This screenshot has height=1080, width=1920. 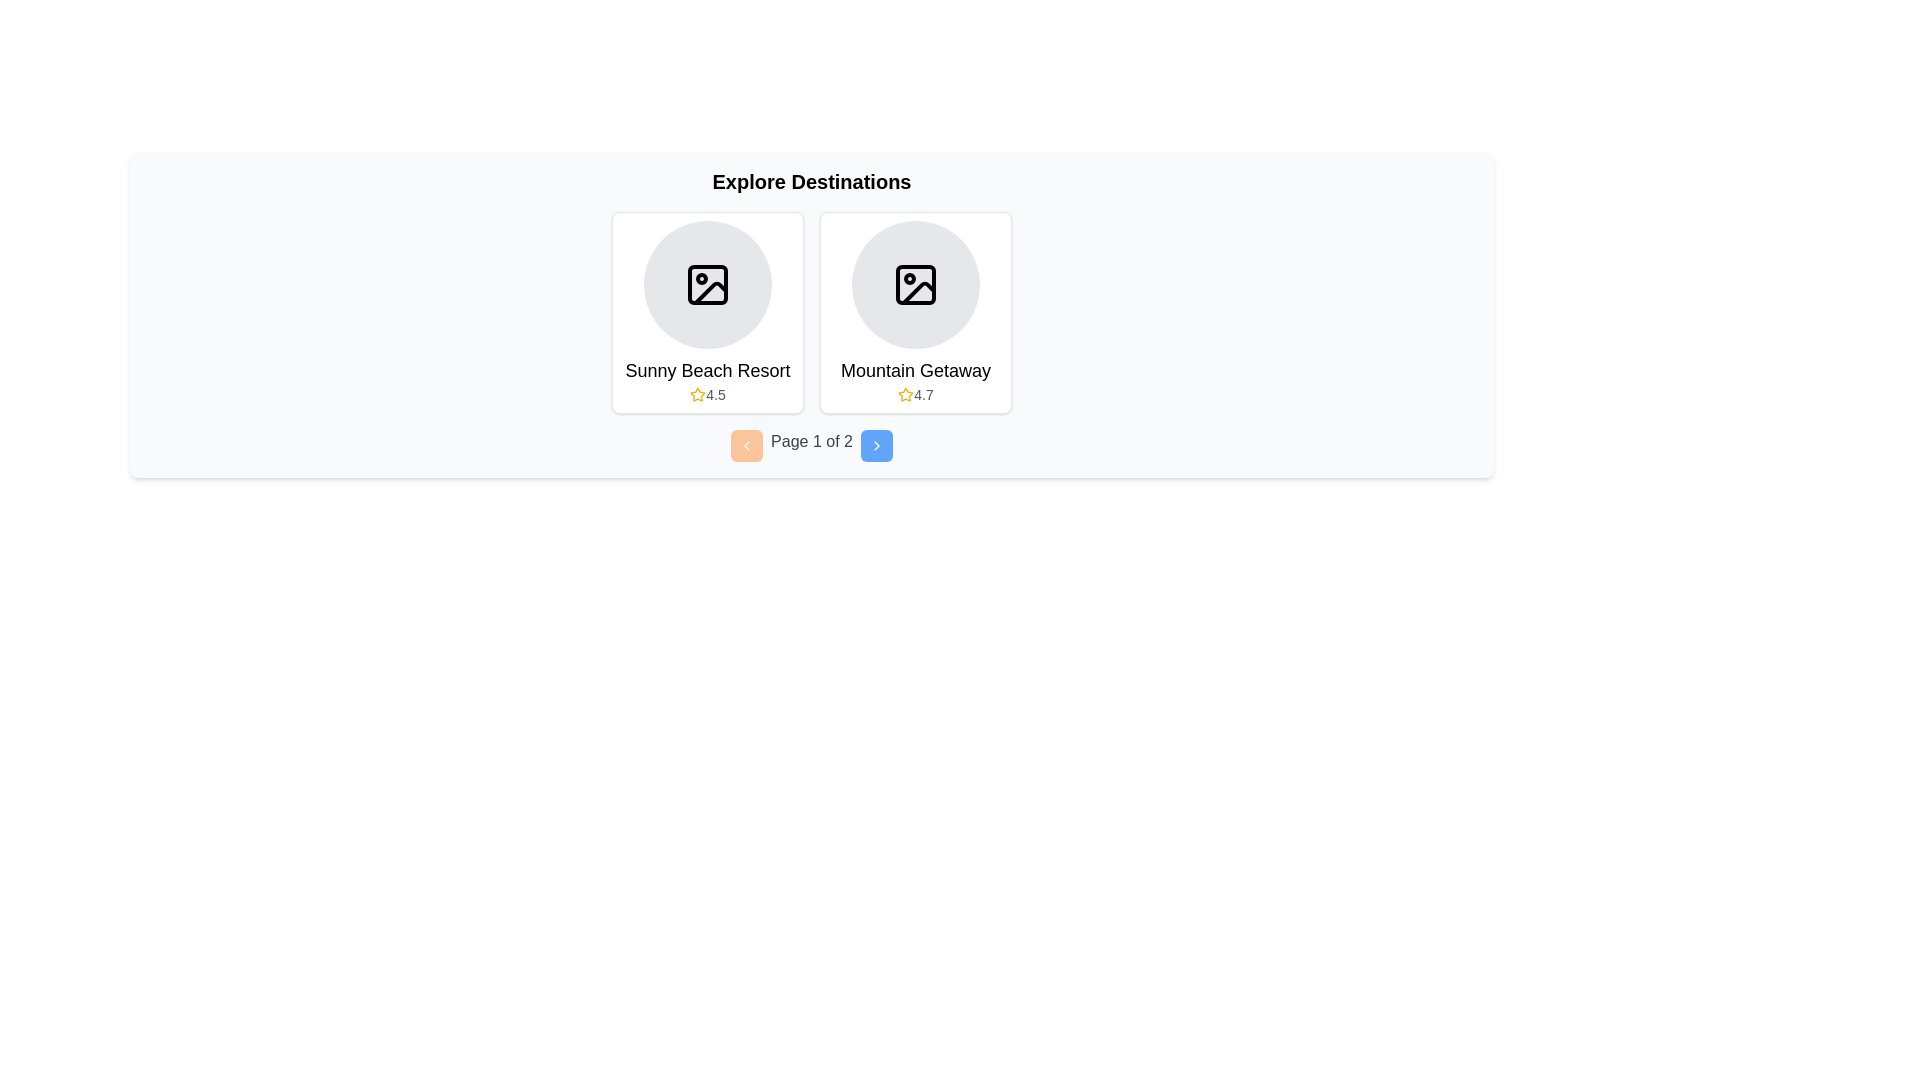 What do you see at coordinates (915, 394) in the screenshot?
I see `the Rating label displayed at the lower part of the 'Mountain Getaway' card, which shows the rating score` at bounding box center [915, 394].